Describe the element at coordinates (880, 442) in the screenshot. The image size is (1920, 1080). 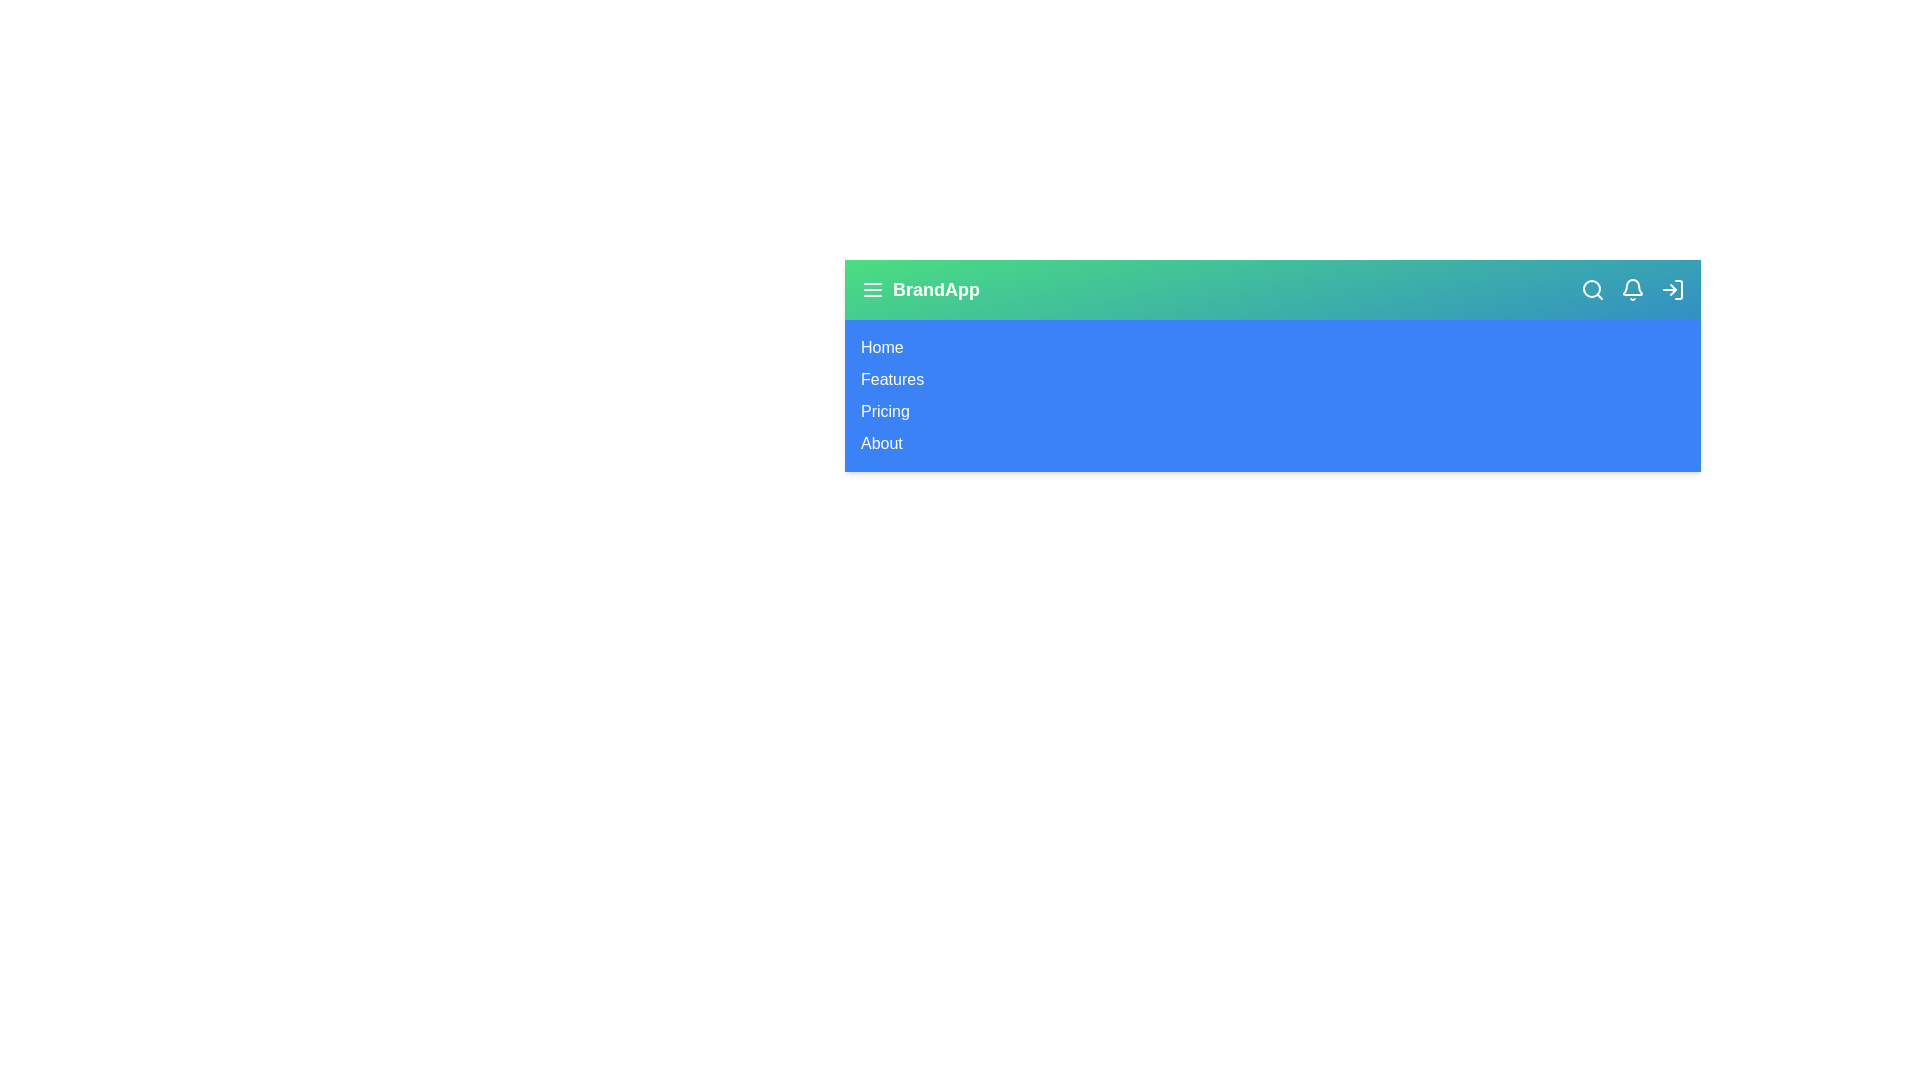
I see `the menu item corresponding to About to navigate to that section` at that location.